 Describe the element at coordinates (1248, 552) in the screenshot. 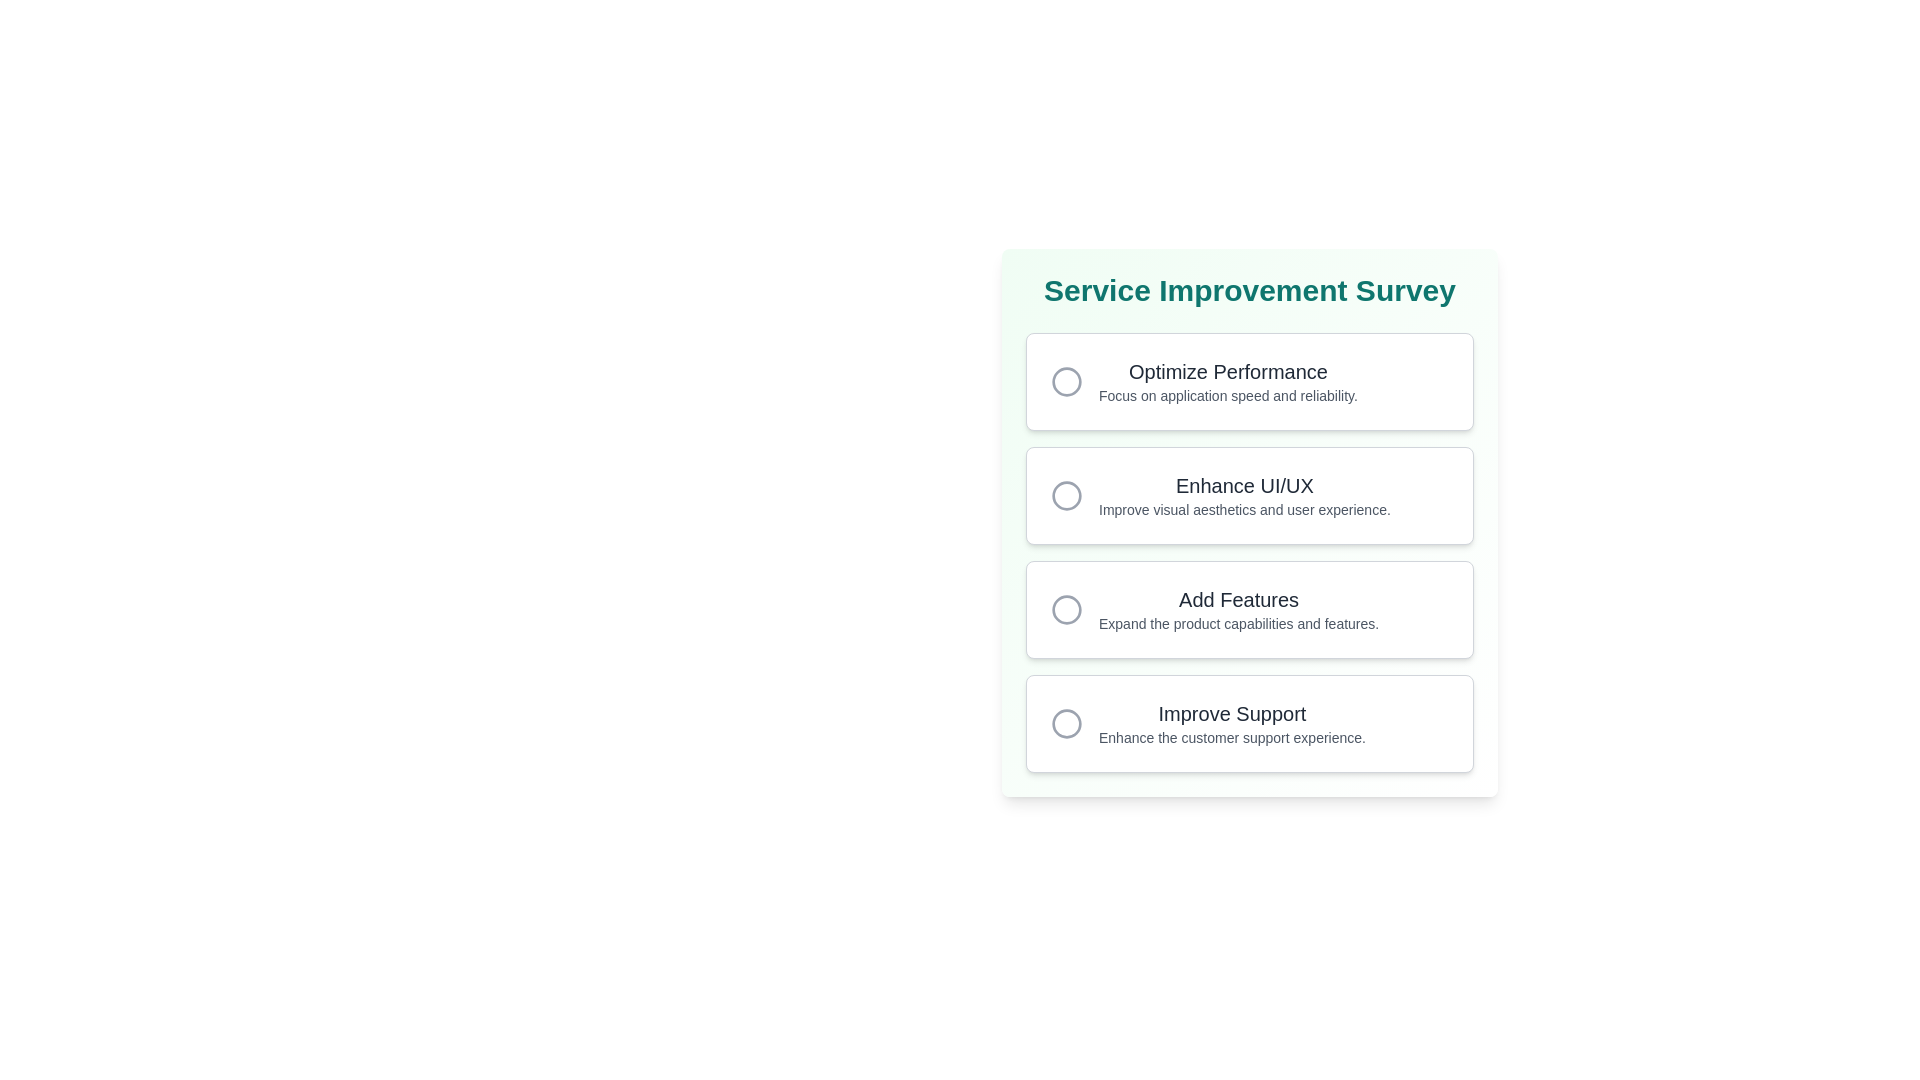

I see `the second option titled 'Enhance UI/UX' in the interactive list of the 'Service Improvement Survey'` at that location.